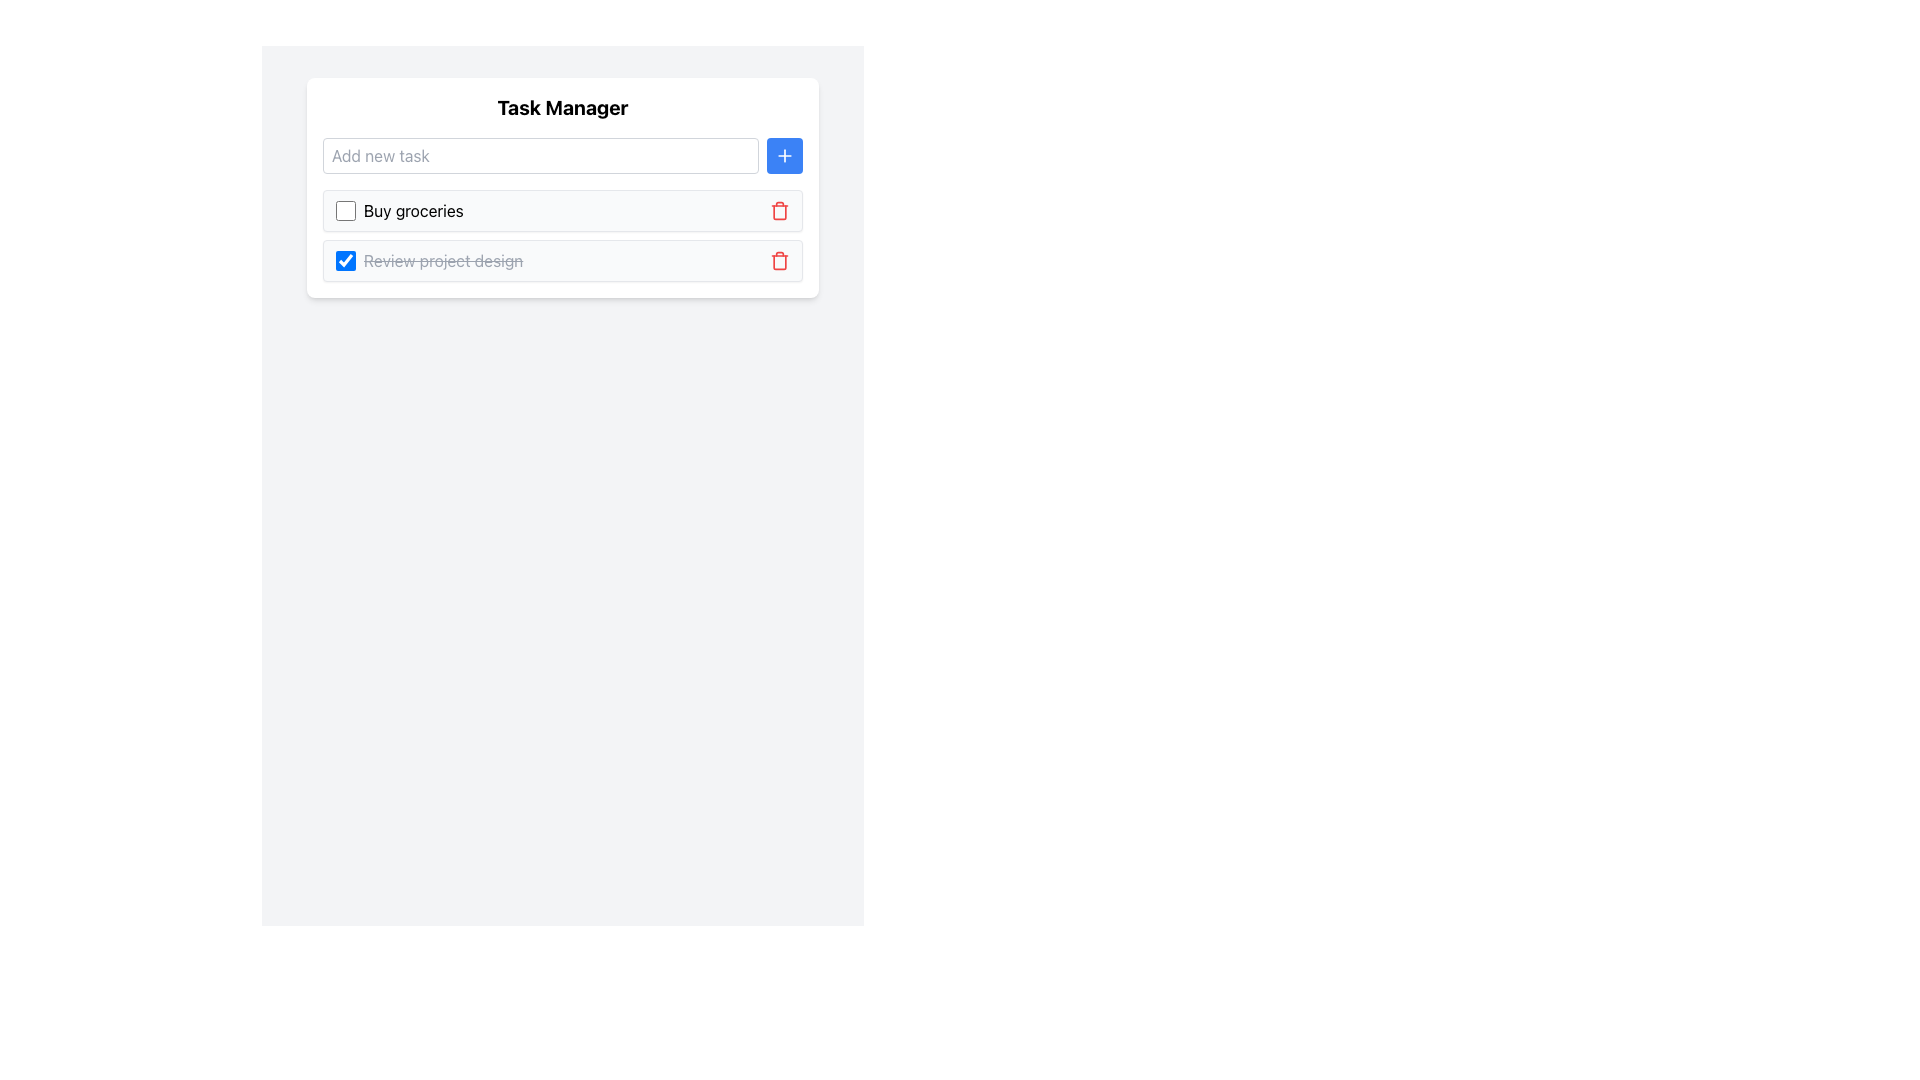 This screenshot has width=1920, height=1080. What do you see at coordinates (561, 234) in the screenshot?
I see `the checkbox of the list item labeled 'Buy groceries'` at bounding box center [561, 234].